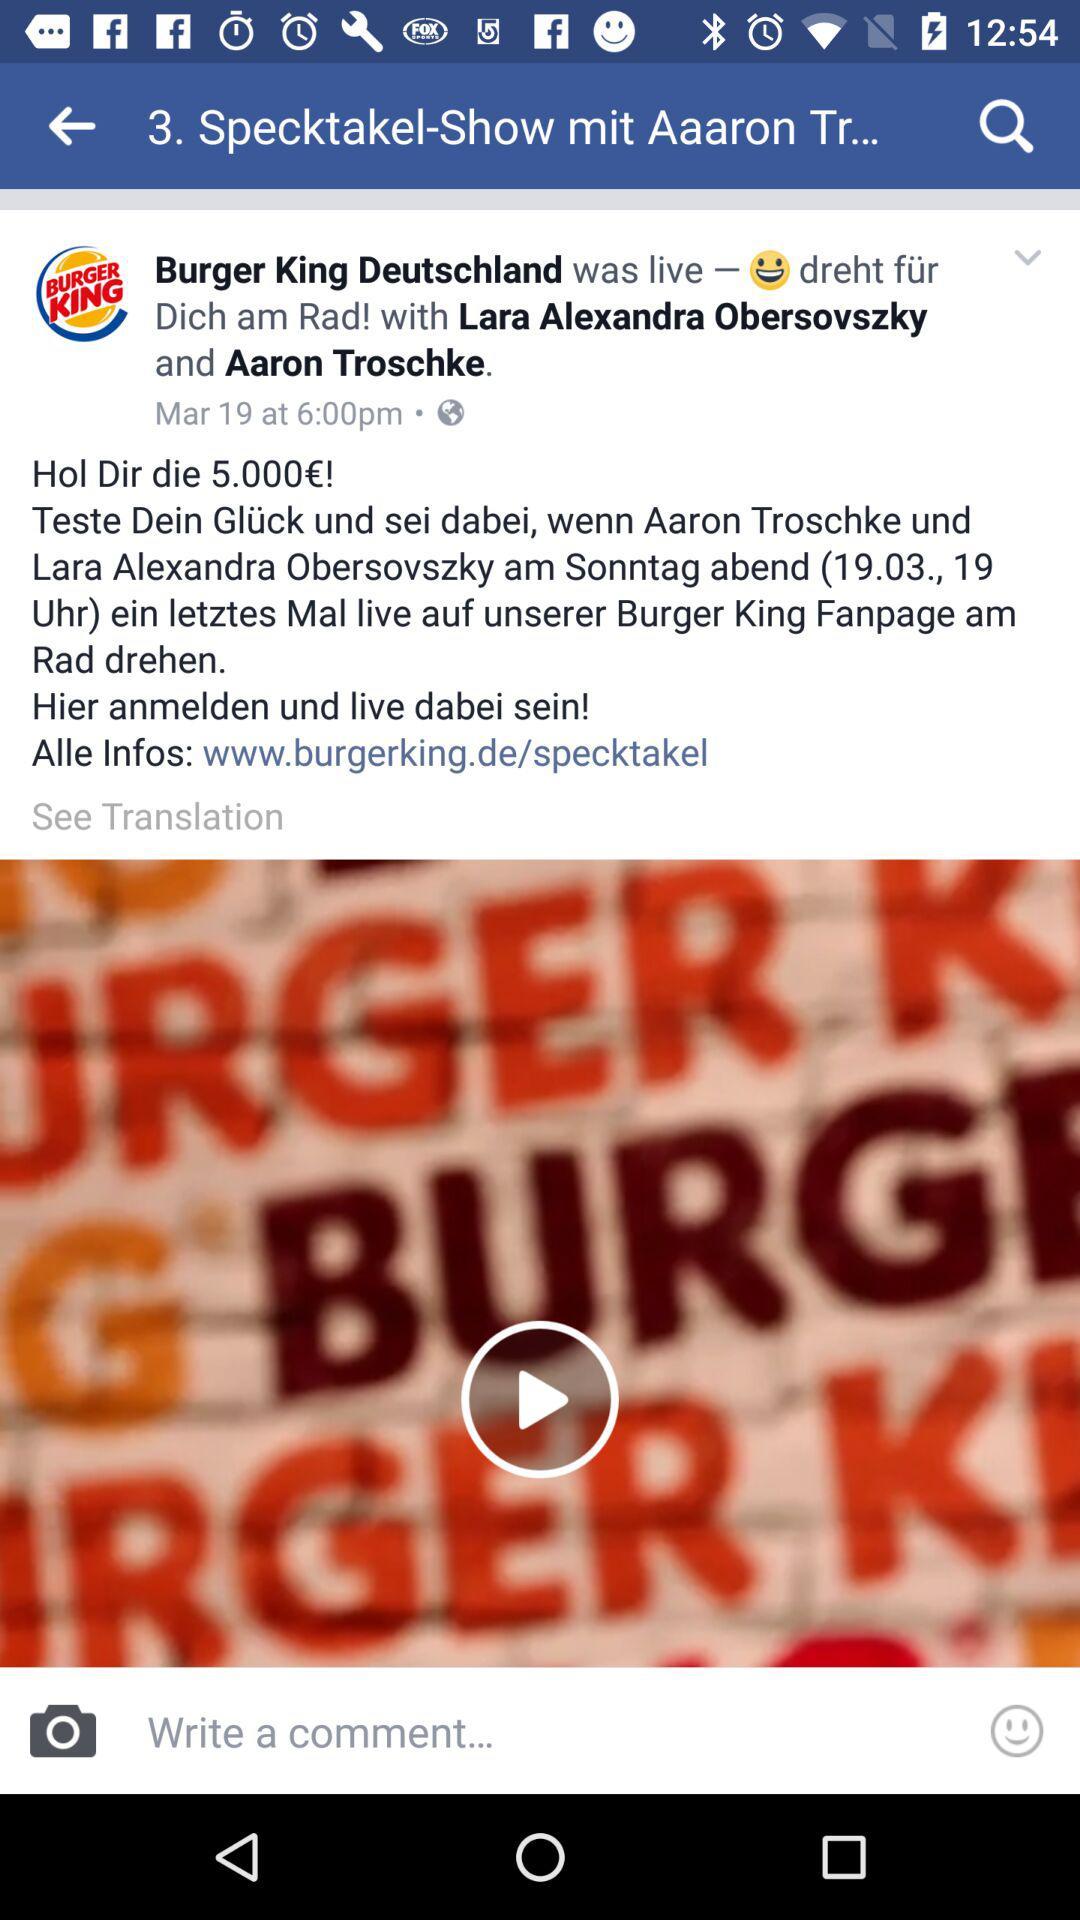 Image resolution: width=1080 pixels, height=1920 pixels. I want to click on the photo icon, so click(61, 1730).